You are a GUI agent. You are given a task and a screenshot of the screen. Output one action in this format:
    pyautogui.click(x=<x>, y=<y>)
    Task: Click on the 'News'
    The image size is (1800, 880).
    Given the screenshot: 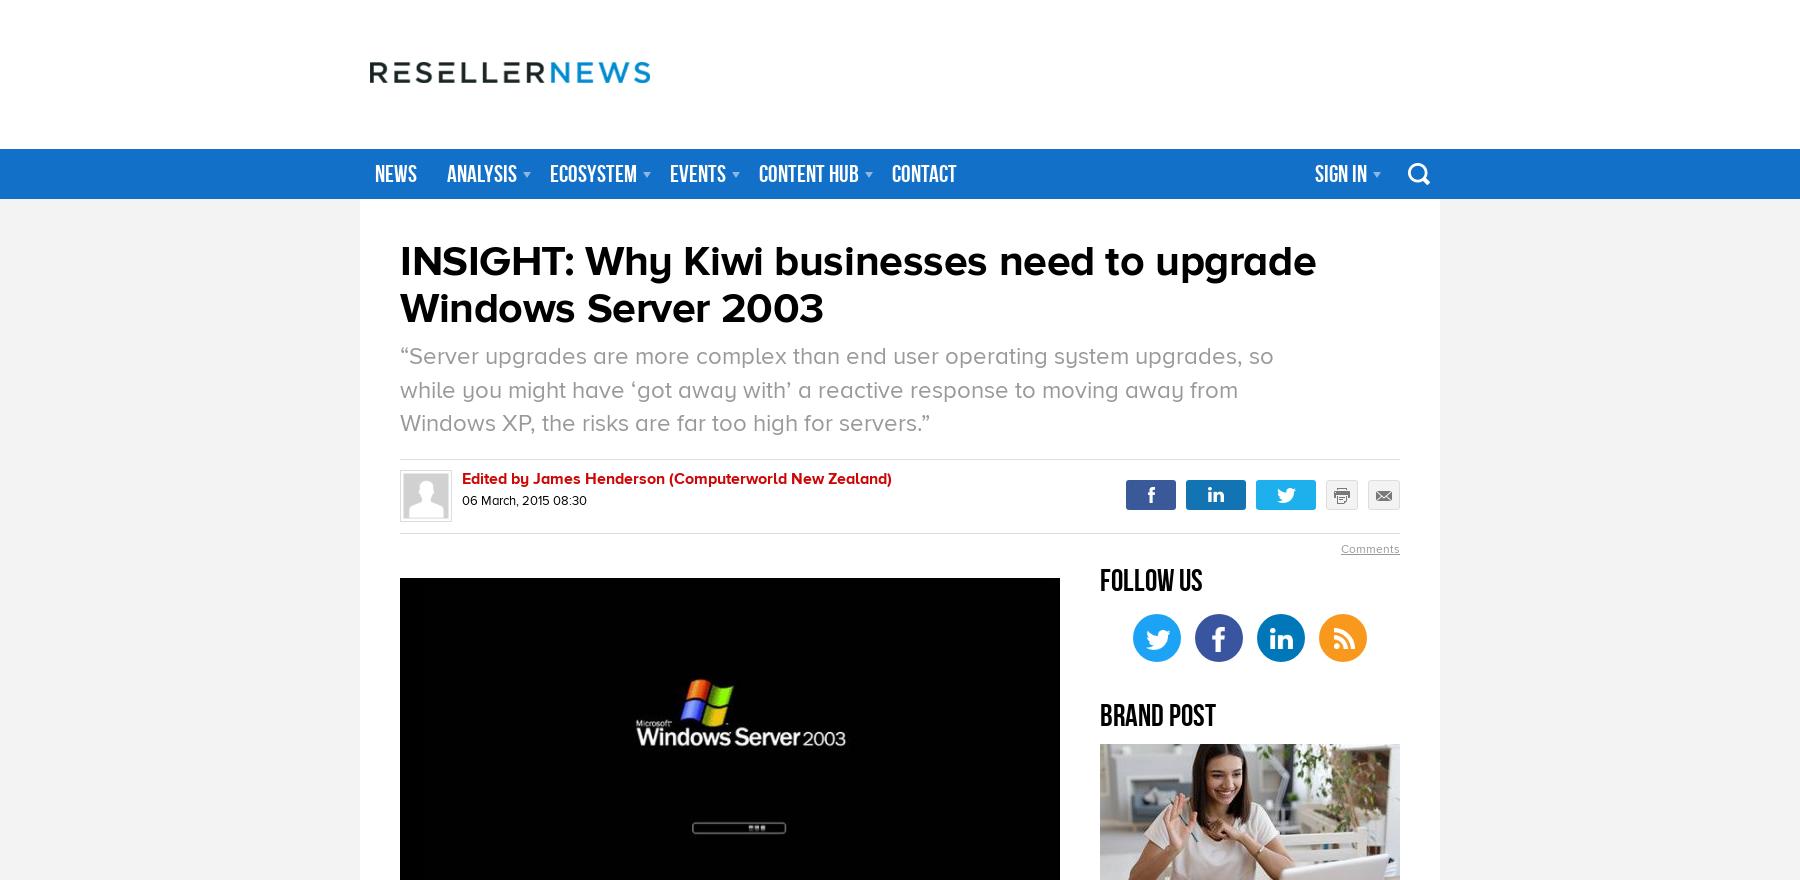 What is the action you would take?
    pyautogui.click(x=396, y=172)
    